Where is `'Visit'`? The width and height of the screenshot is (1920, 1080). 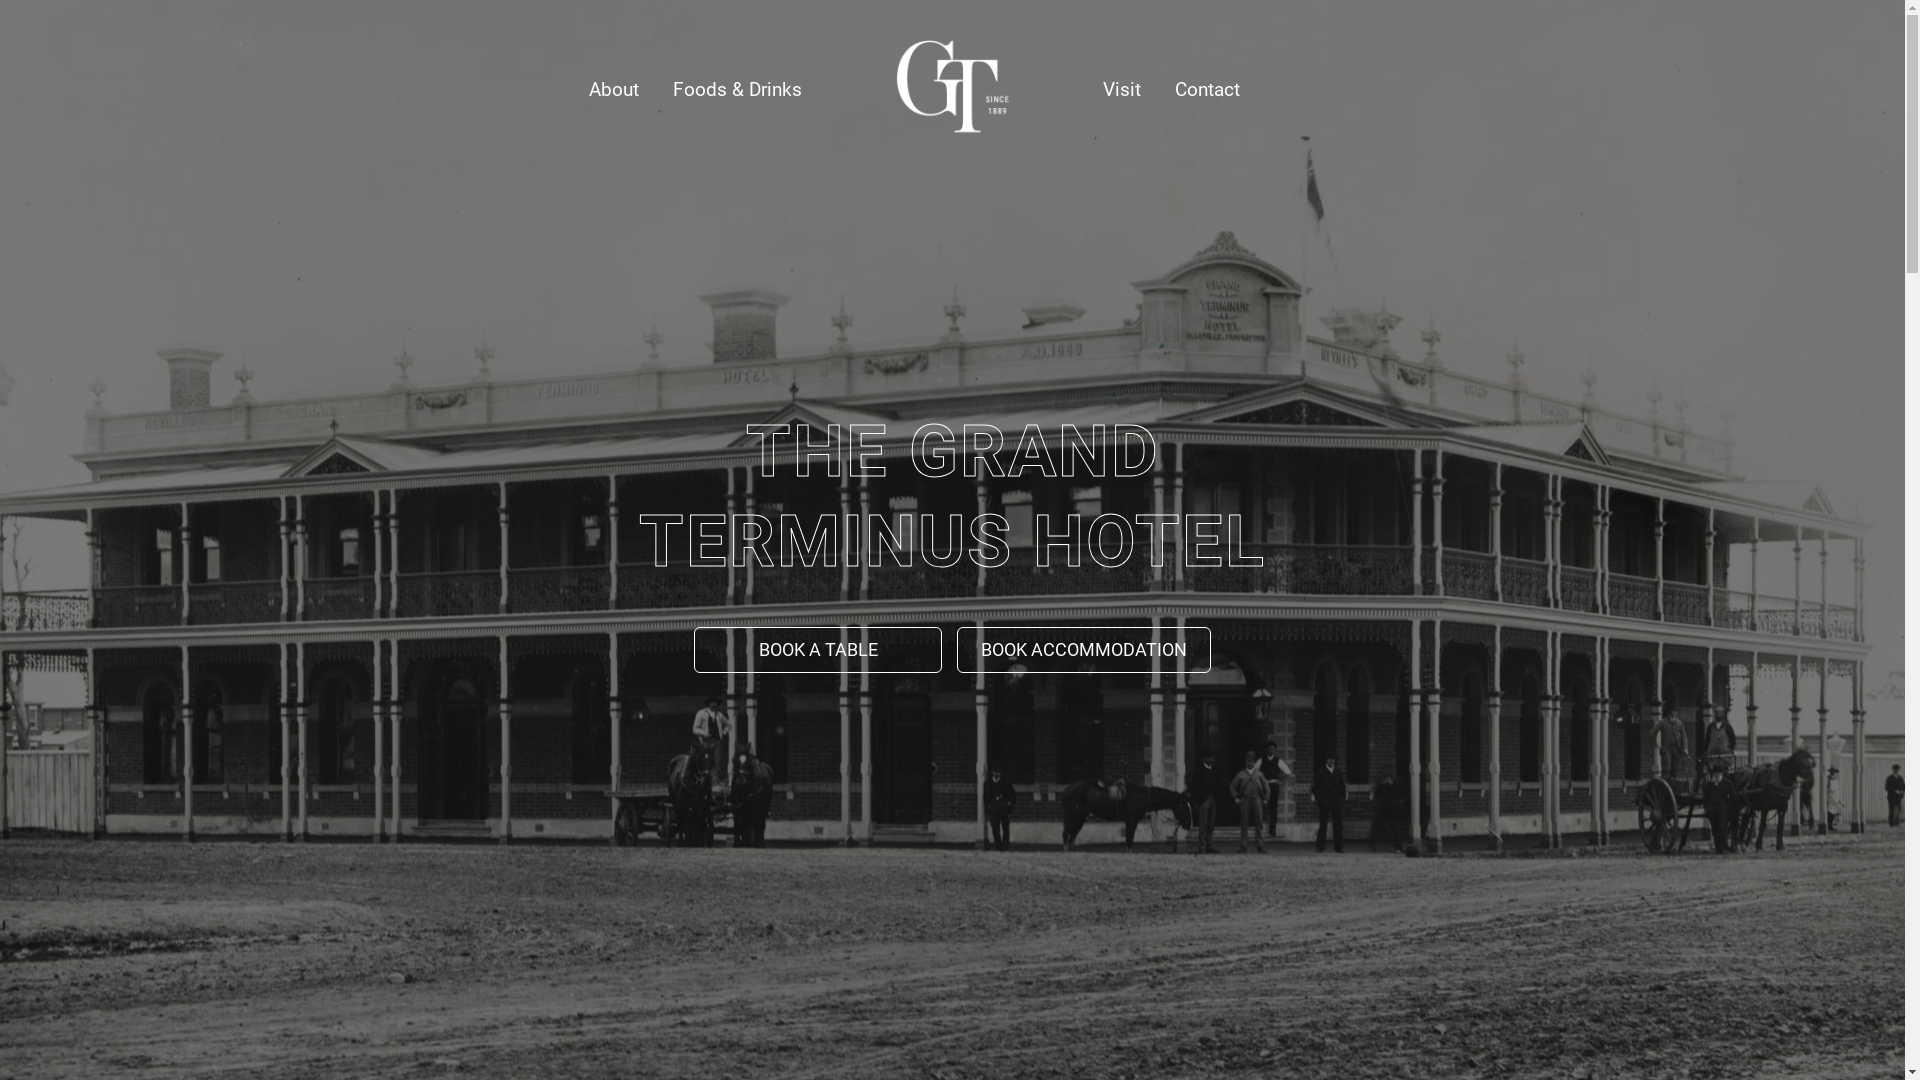 'Visit' is located at coordinates (1084, 88).